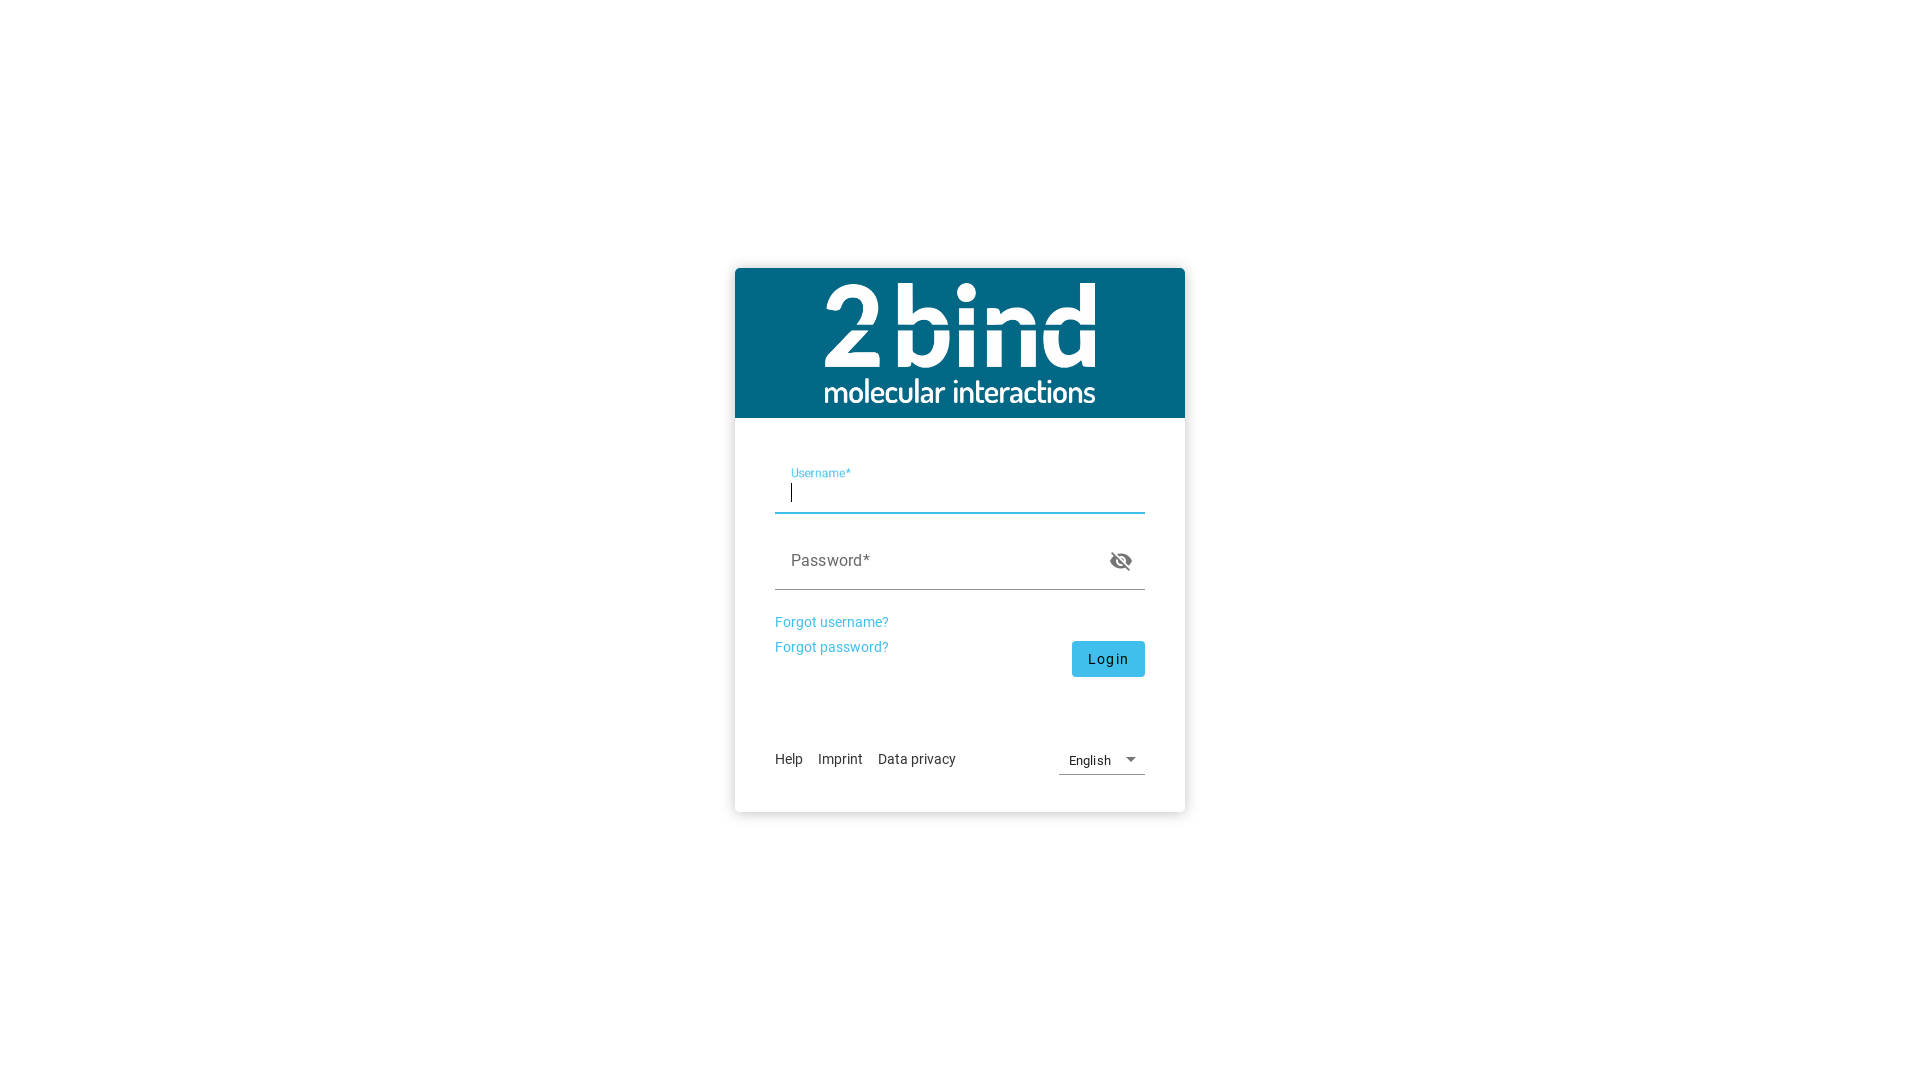 This screenshot has width=1920, height=1080. What do you see at coordinates (1121, 555) in the screenshot?
I see `'visibility_off'` at bounding box center [1121, 555].